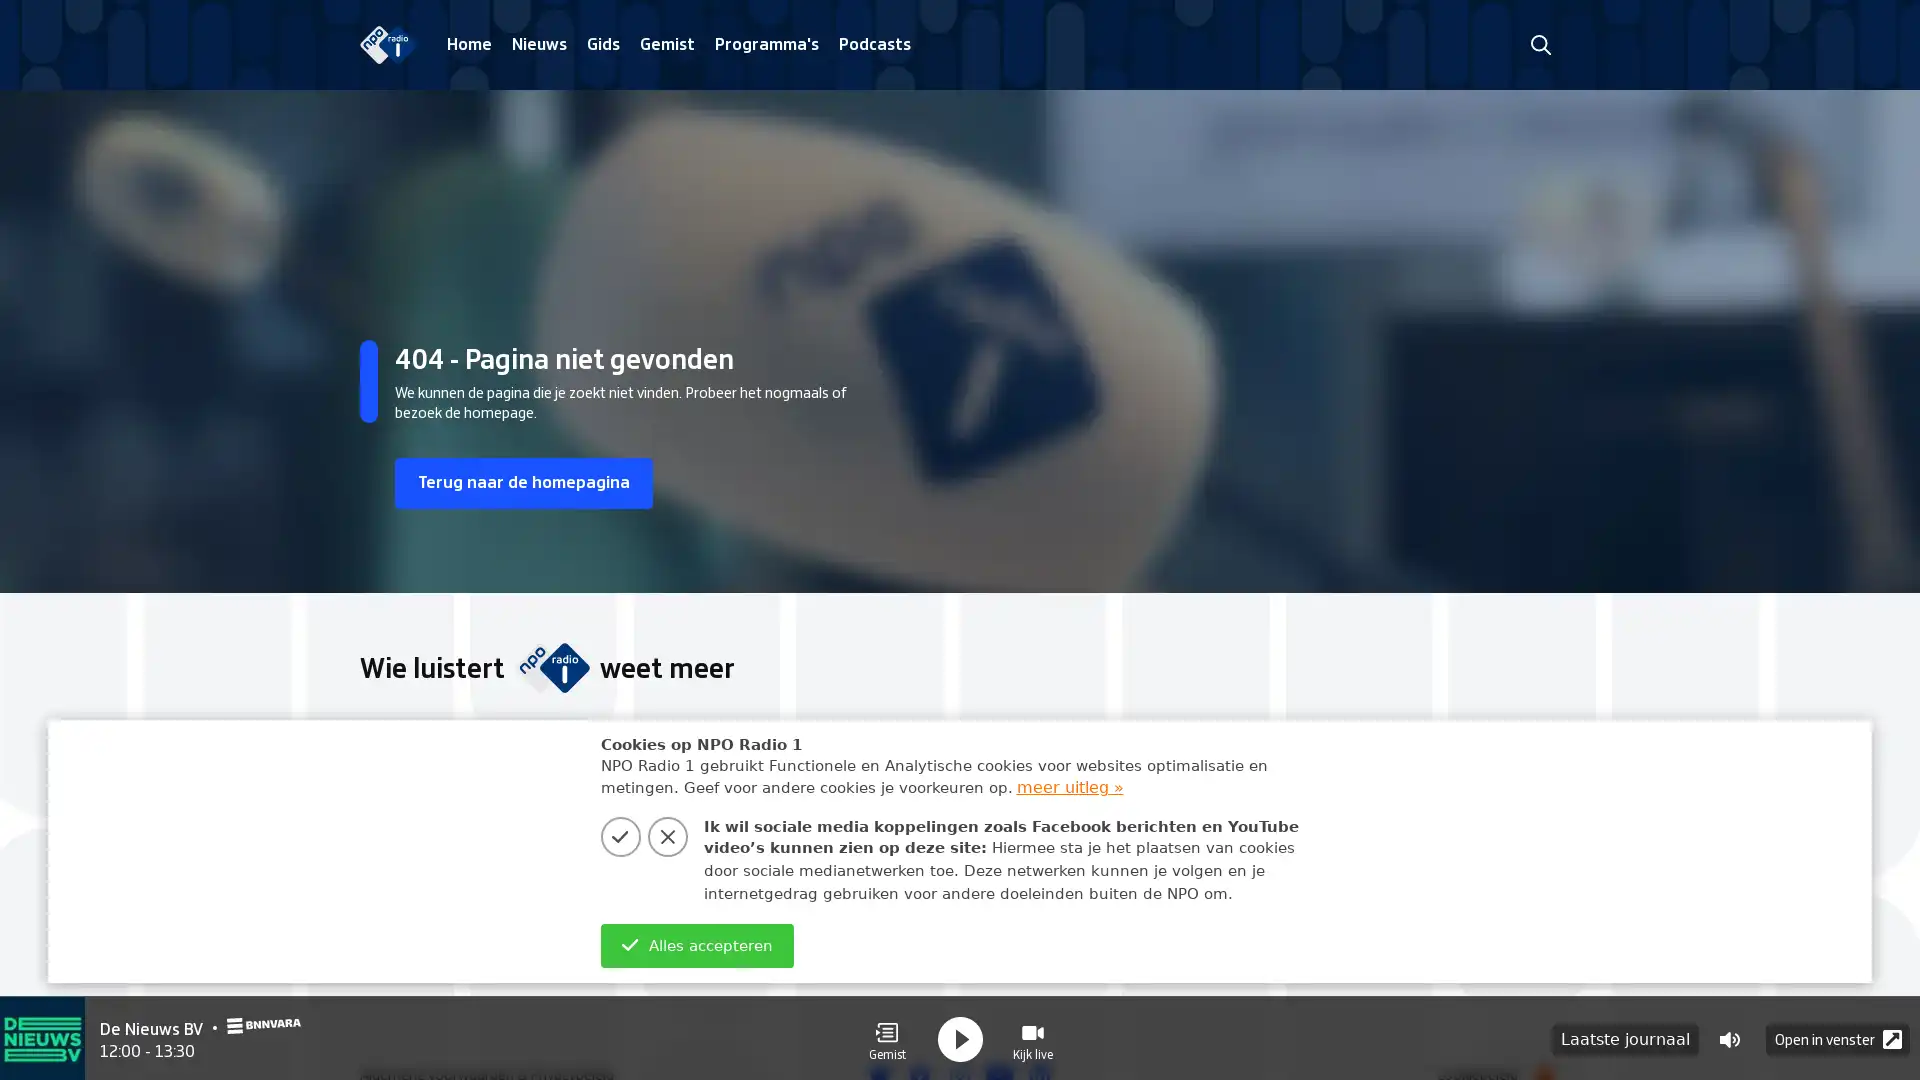 Image resolution: width=1920 pixels, height=1080 pixels. What do you see at coordinates (960, 1036) in the screenshot?
I see `play` at bounding box center [960, 1036].